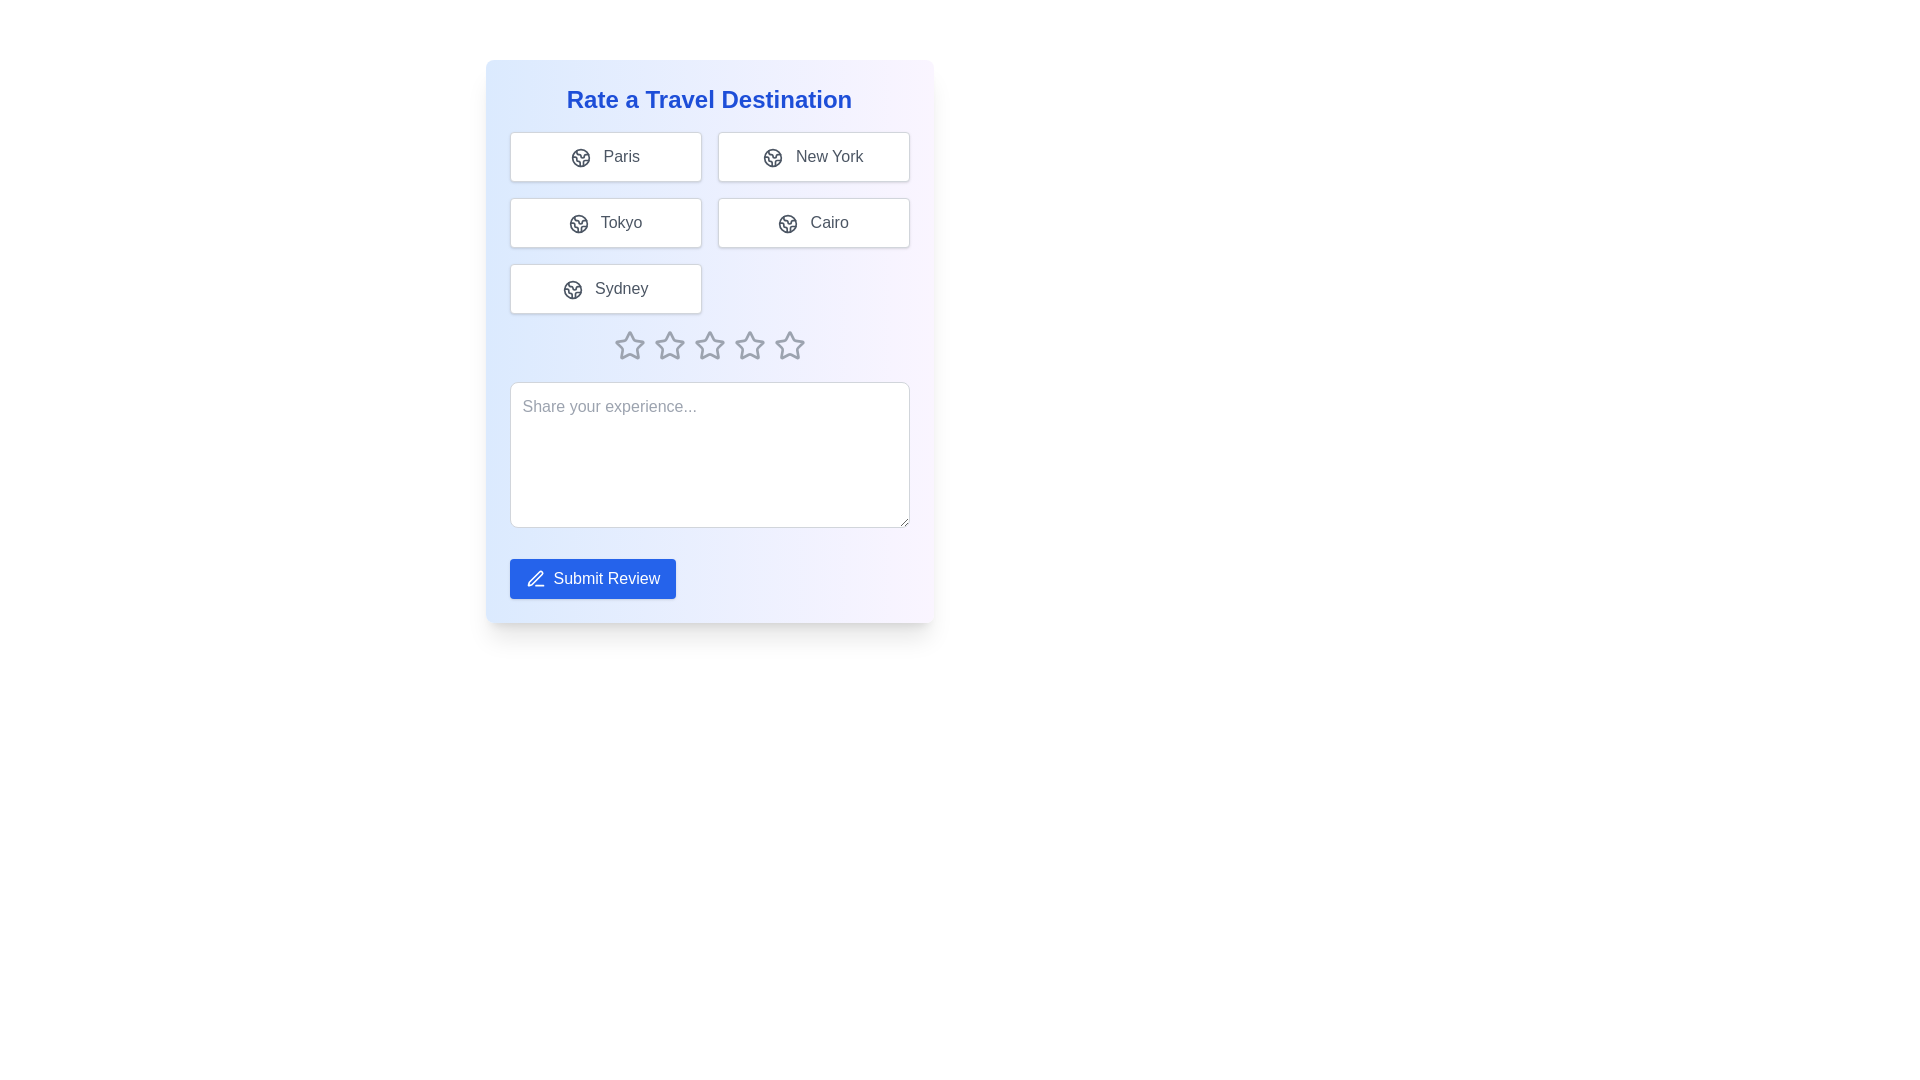 This screenshot has height=1080, width=1920. Describe the element at coordinates (535, 578) in the screenshot. I see `the icon that signifies the purpose of the 'Submit Review' button, located at the left section within the button` at that location.